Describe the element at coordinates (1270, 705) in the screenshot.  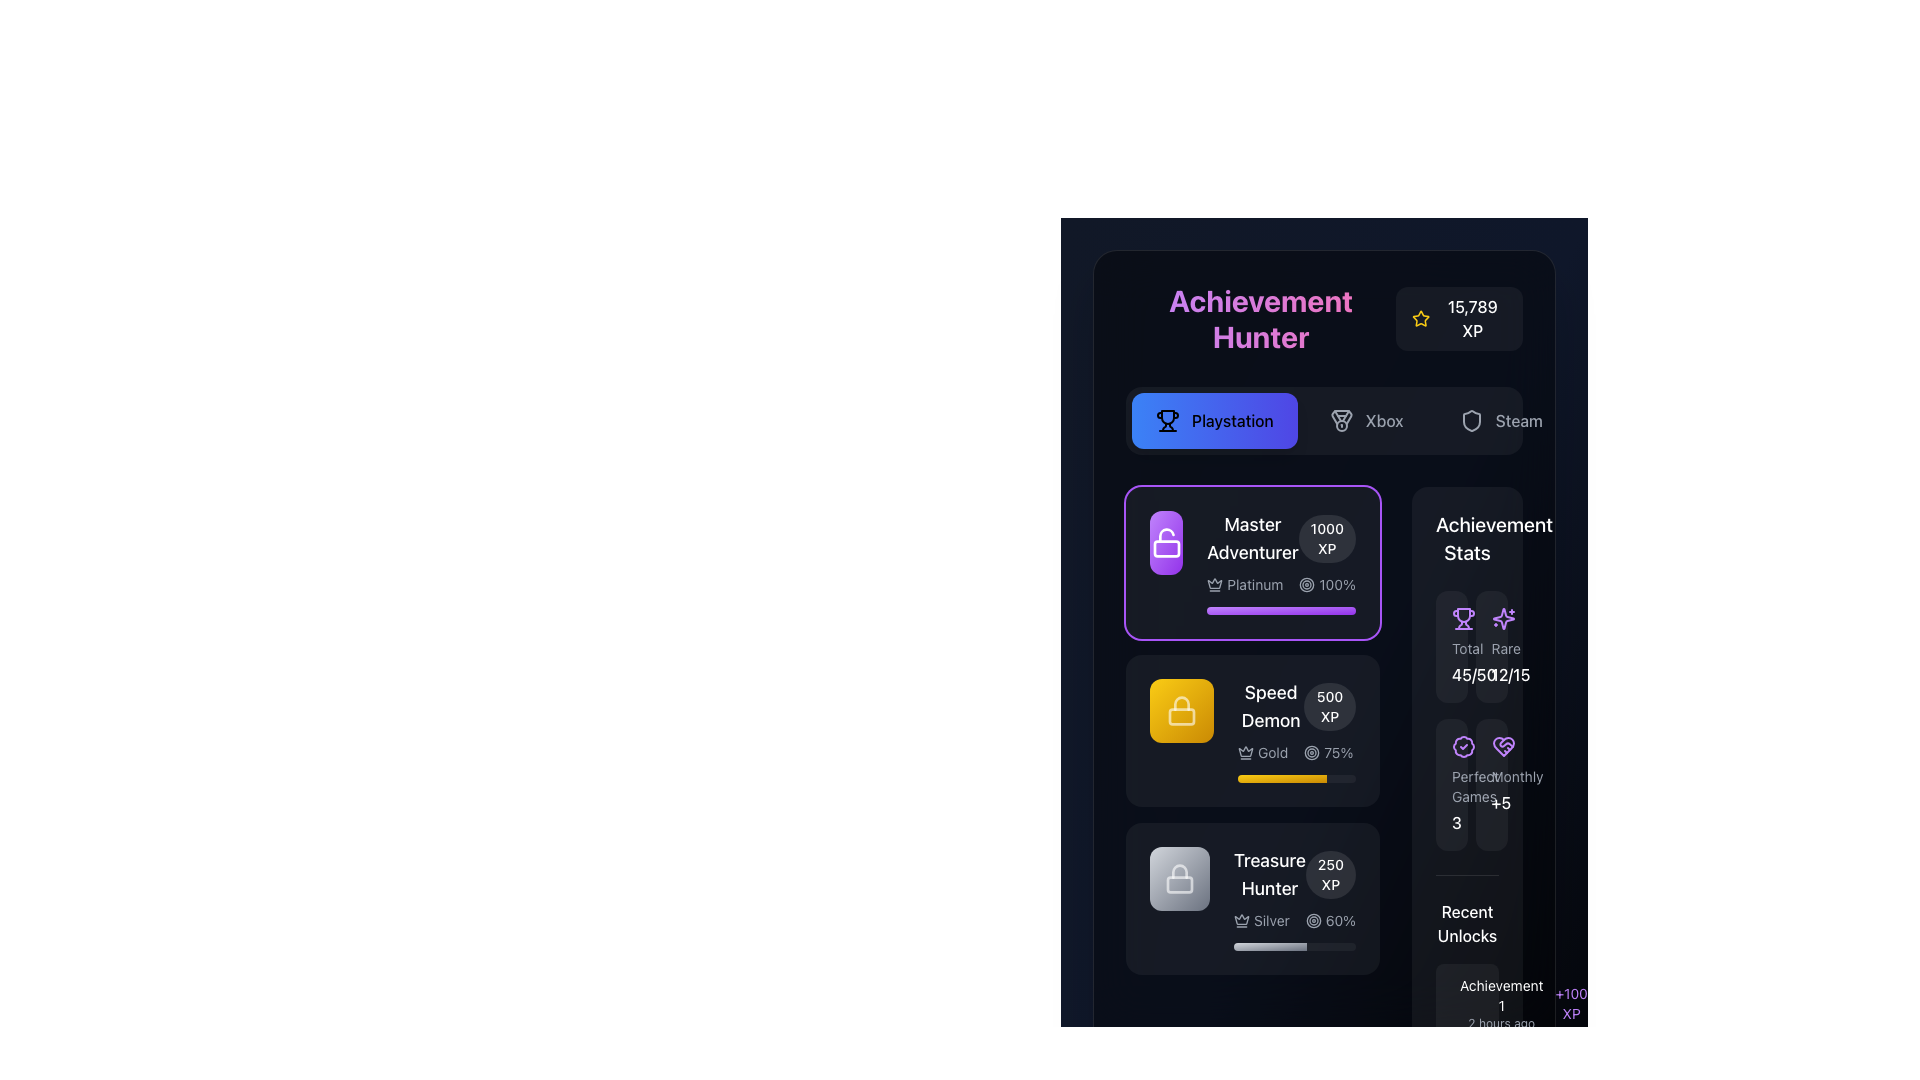
I see `the text label displaying 'Speed Demon' in white, medium-weight font, which is centered above another label showing '500 XP'` at that location.